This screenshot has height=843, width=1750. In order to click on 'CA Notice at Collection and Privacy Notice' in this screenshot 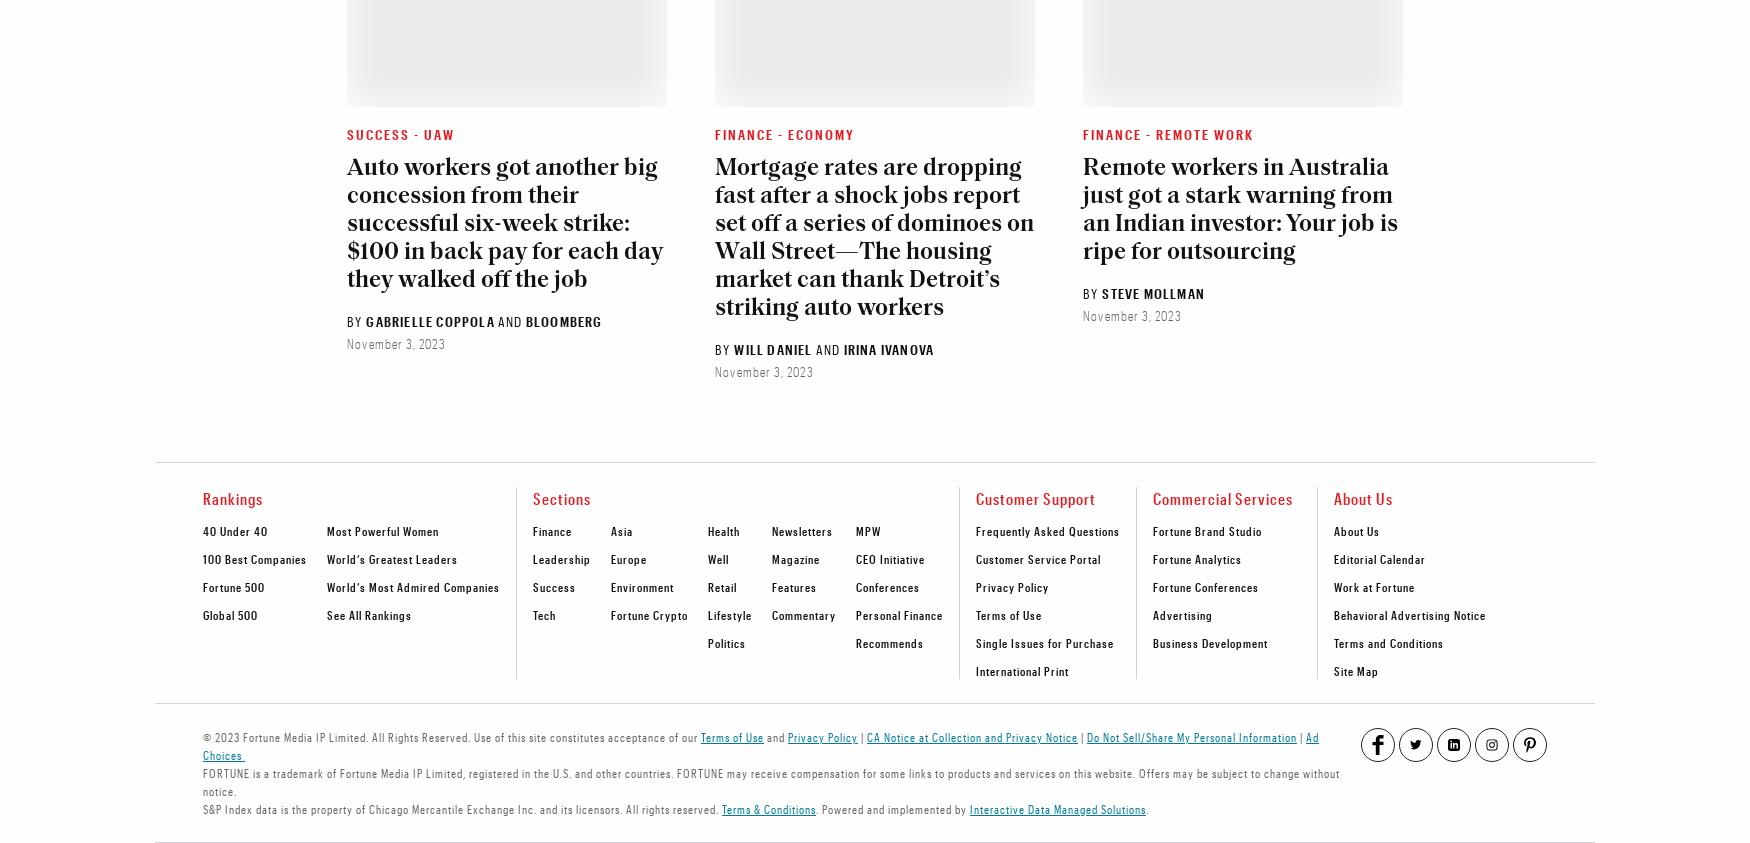, I will do `click(866, 736)`.